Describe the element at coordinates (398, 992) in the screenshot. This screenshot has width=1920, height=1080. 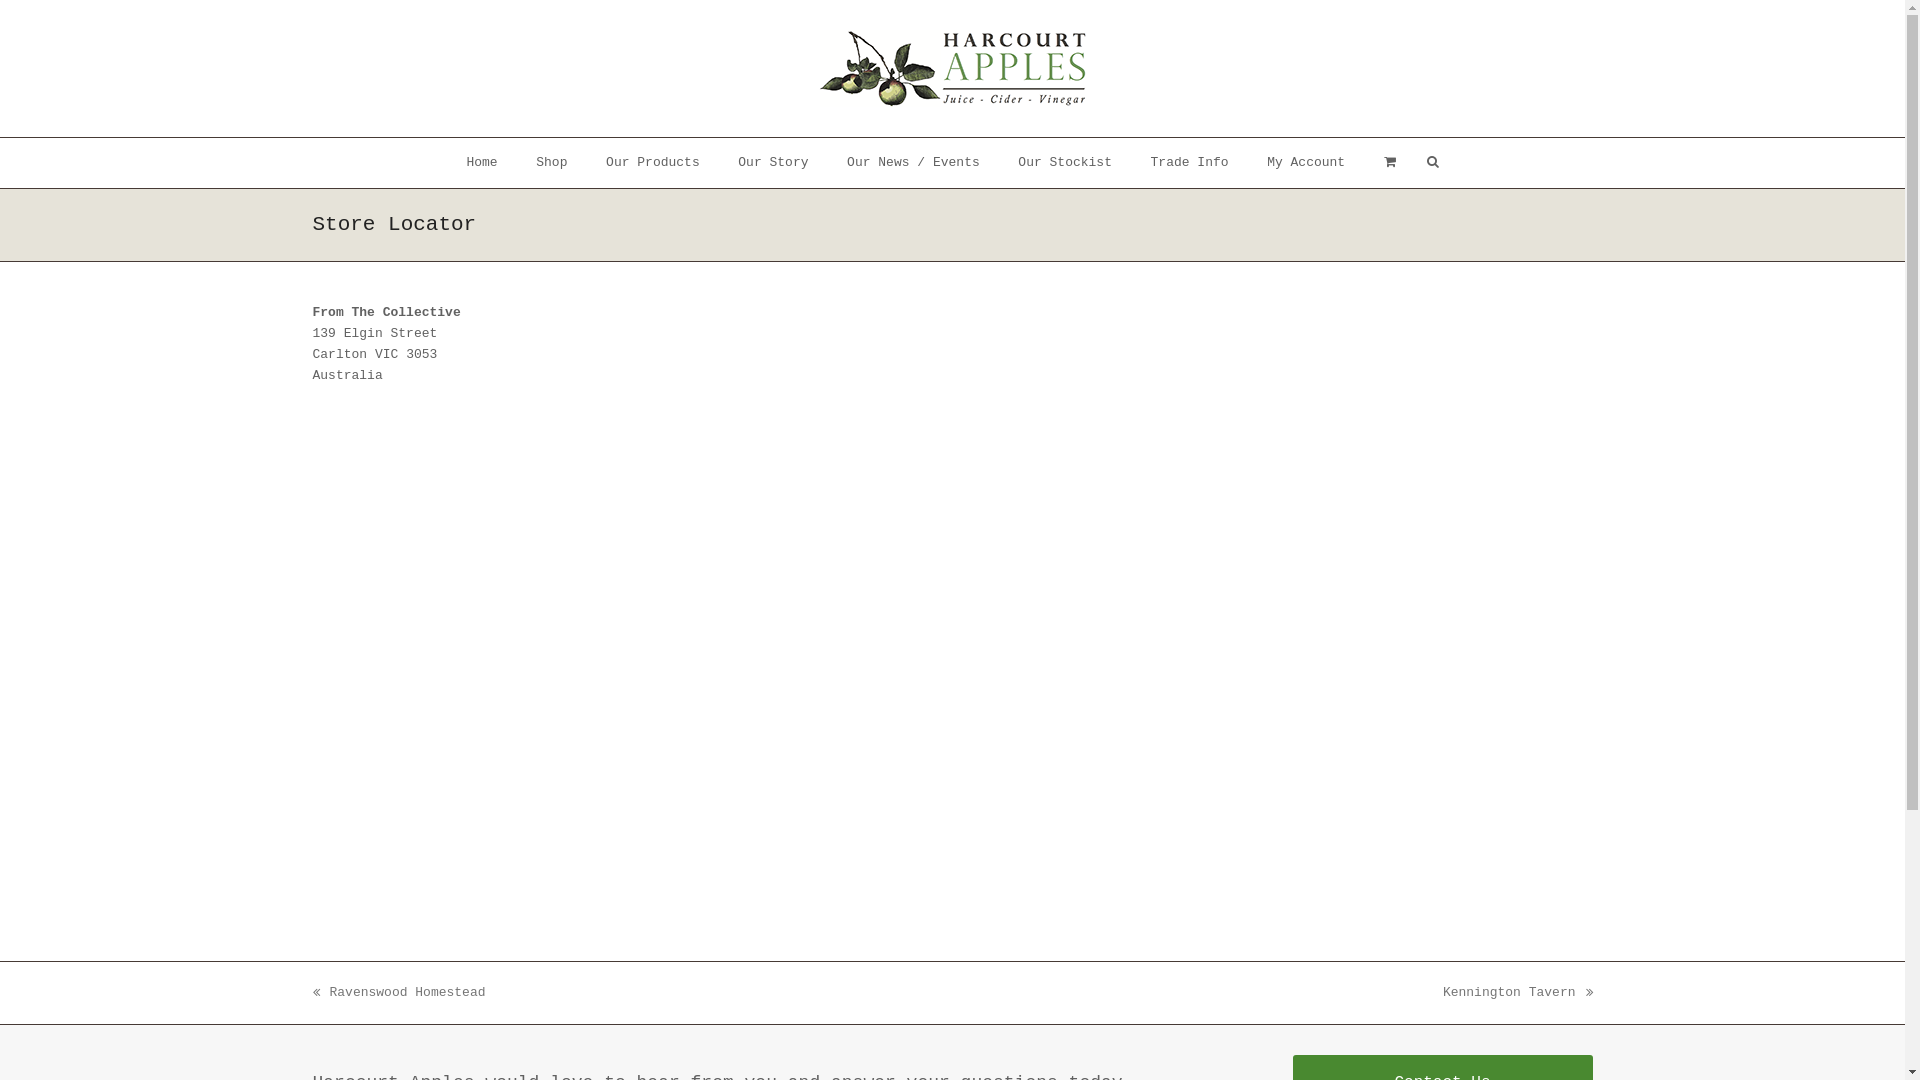
I see `'previous post:` at that location.